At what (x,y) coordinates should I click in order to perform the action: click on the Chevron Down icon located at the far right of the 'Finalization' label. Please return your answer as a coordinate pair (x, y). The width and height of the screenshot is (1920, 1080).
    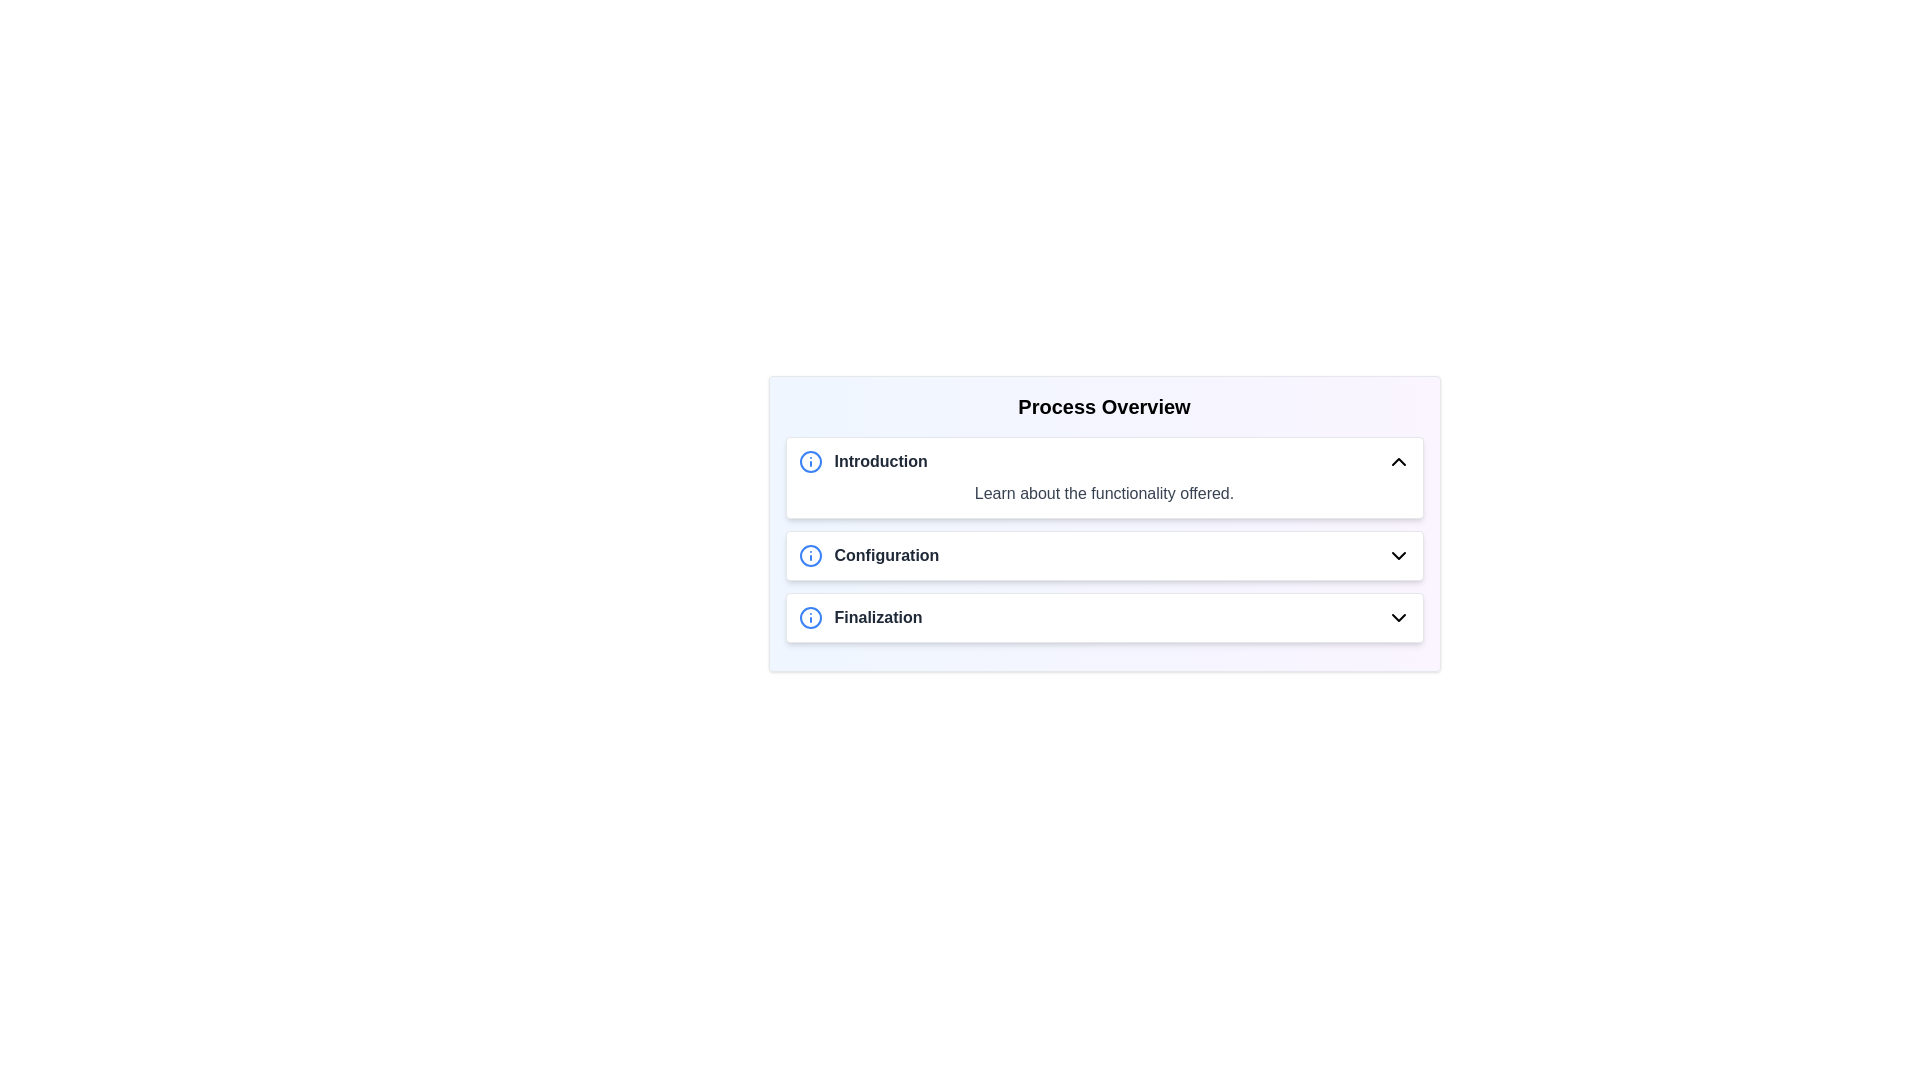
    Looking at the image, I should click on (1397, 616).